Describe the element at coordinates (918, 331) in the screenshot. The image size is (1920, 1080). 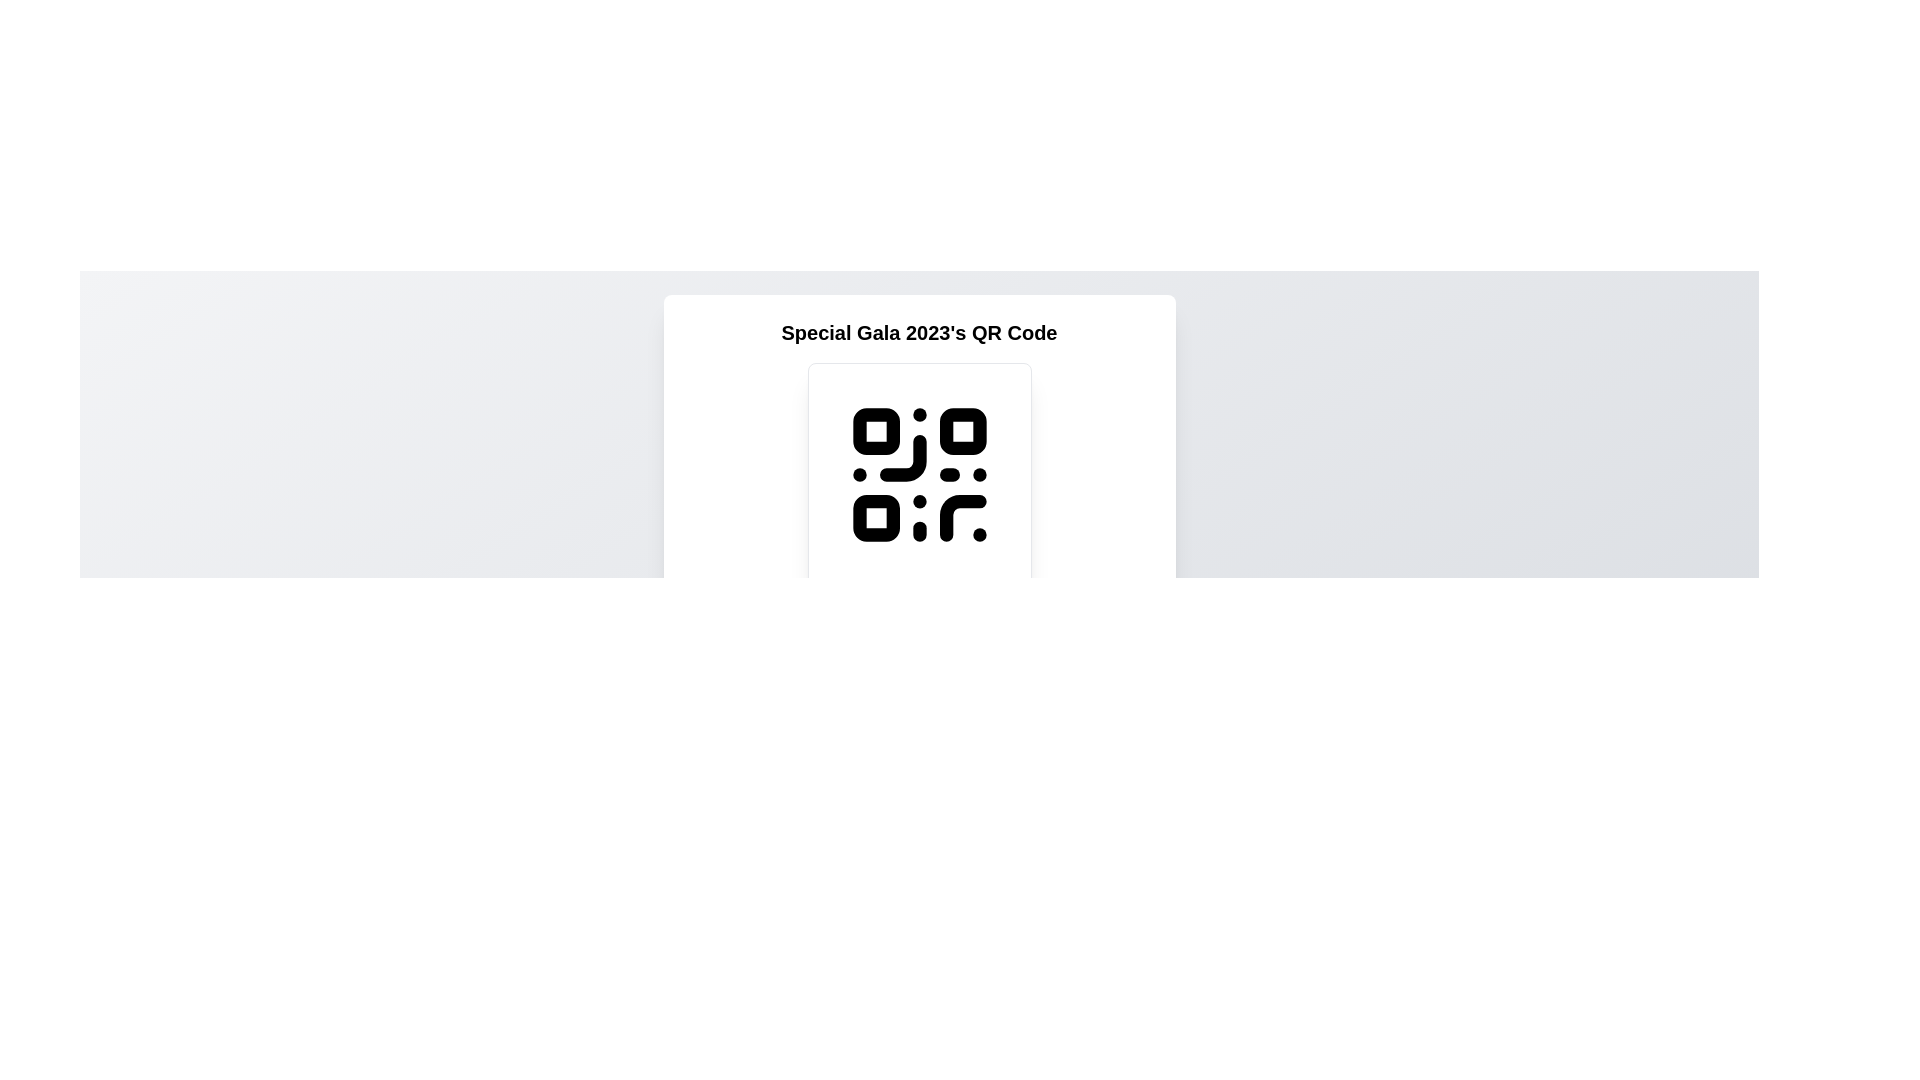
I see `text from the Header that describes the QR code for 'Special Gala 2023', which is positioned at the top of the card-like white box` at that location.